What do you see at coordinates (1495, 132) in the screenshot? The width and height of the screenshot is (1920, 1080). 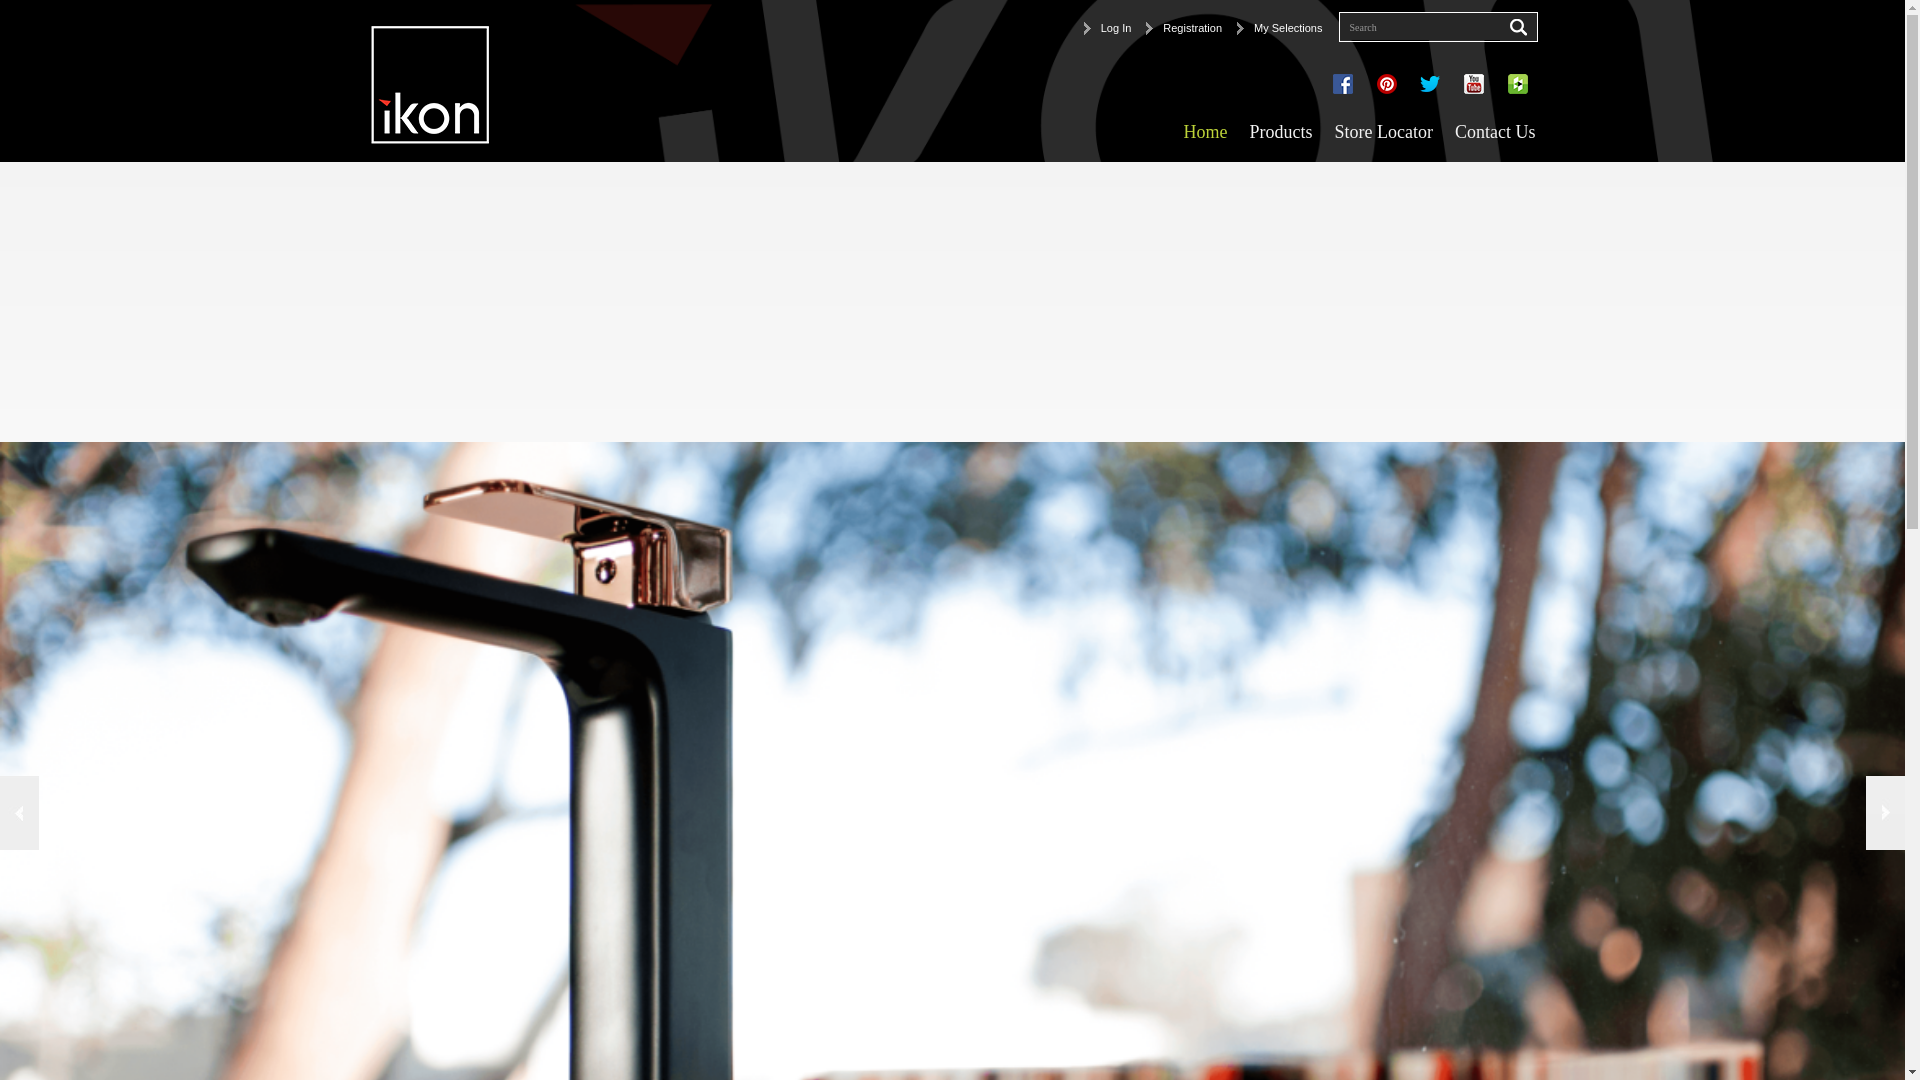 I see `'Contact Us'` at bounding box center [1495, 132].